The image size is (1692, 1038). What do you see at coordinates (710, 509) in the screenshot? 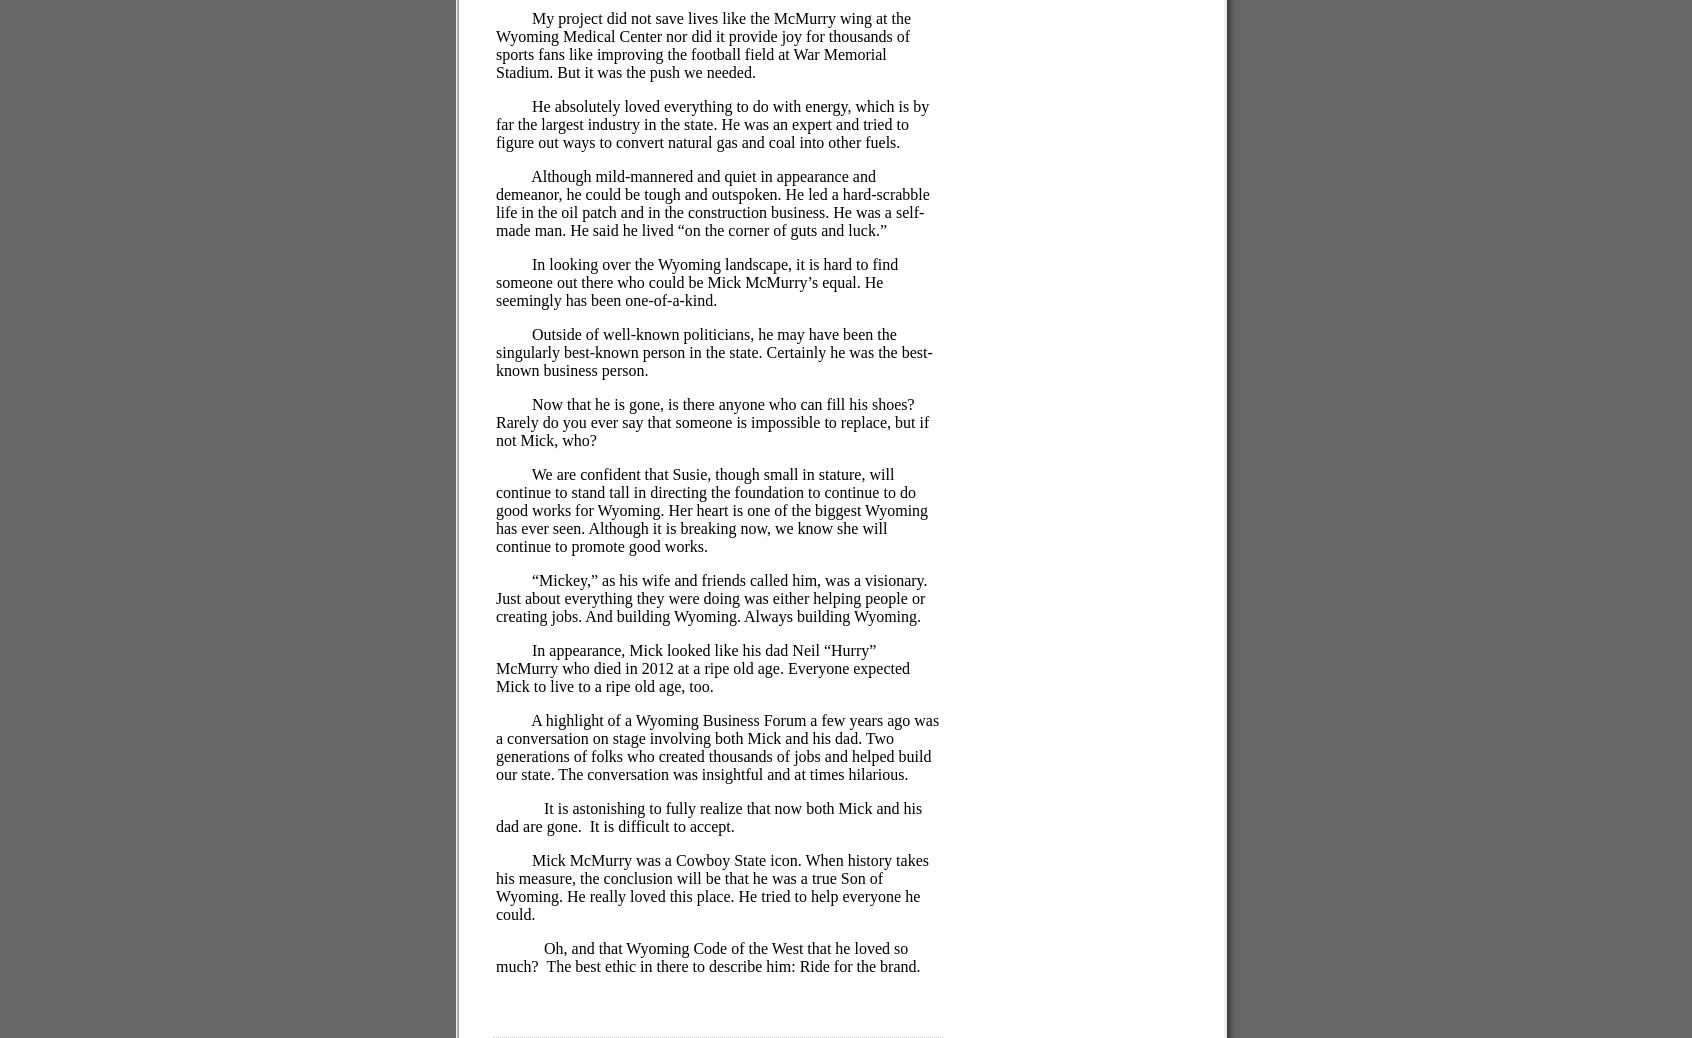
I see `'We are
confident that Susie, though small in stature, will continue to stand tall in
directing the foundation to continue to do good works for Wyoming. Her heart is
one of the biggest Wyoming has ever seen. Although it is breaking now, we know
she will continue to promote good works.'` at bounding box center [710, 509].